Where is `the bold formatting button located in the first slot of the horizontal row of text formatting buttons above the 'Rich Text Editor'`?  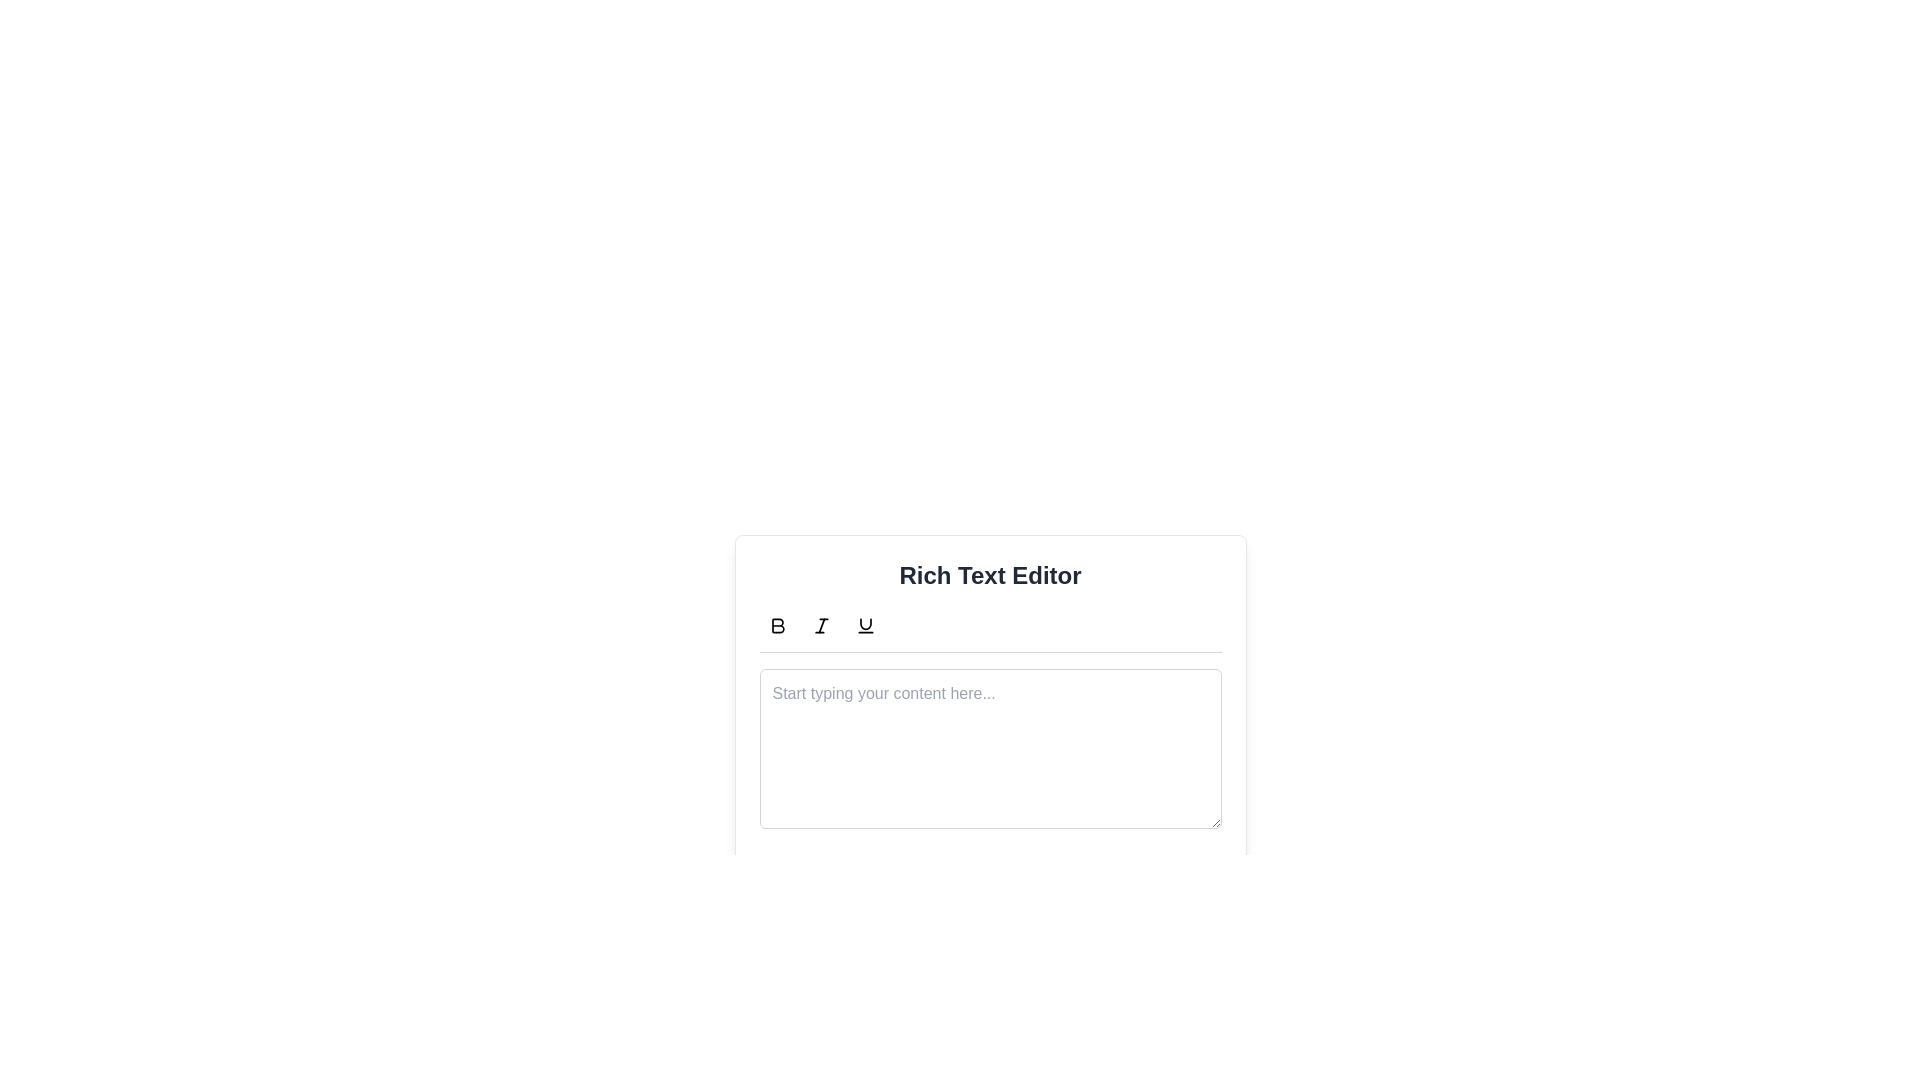 the bold formatting button located in the first slot of the horizontal row of text formatting buttons above the 'Rich Text Editor' is located at coordinates (776, 624).